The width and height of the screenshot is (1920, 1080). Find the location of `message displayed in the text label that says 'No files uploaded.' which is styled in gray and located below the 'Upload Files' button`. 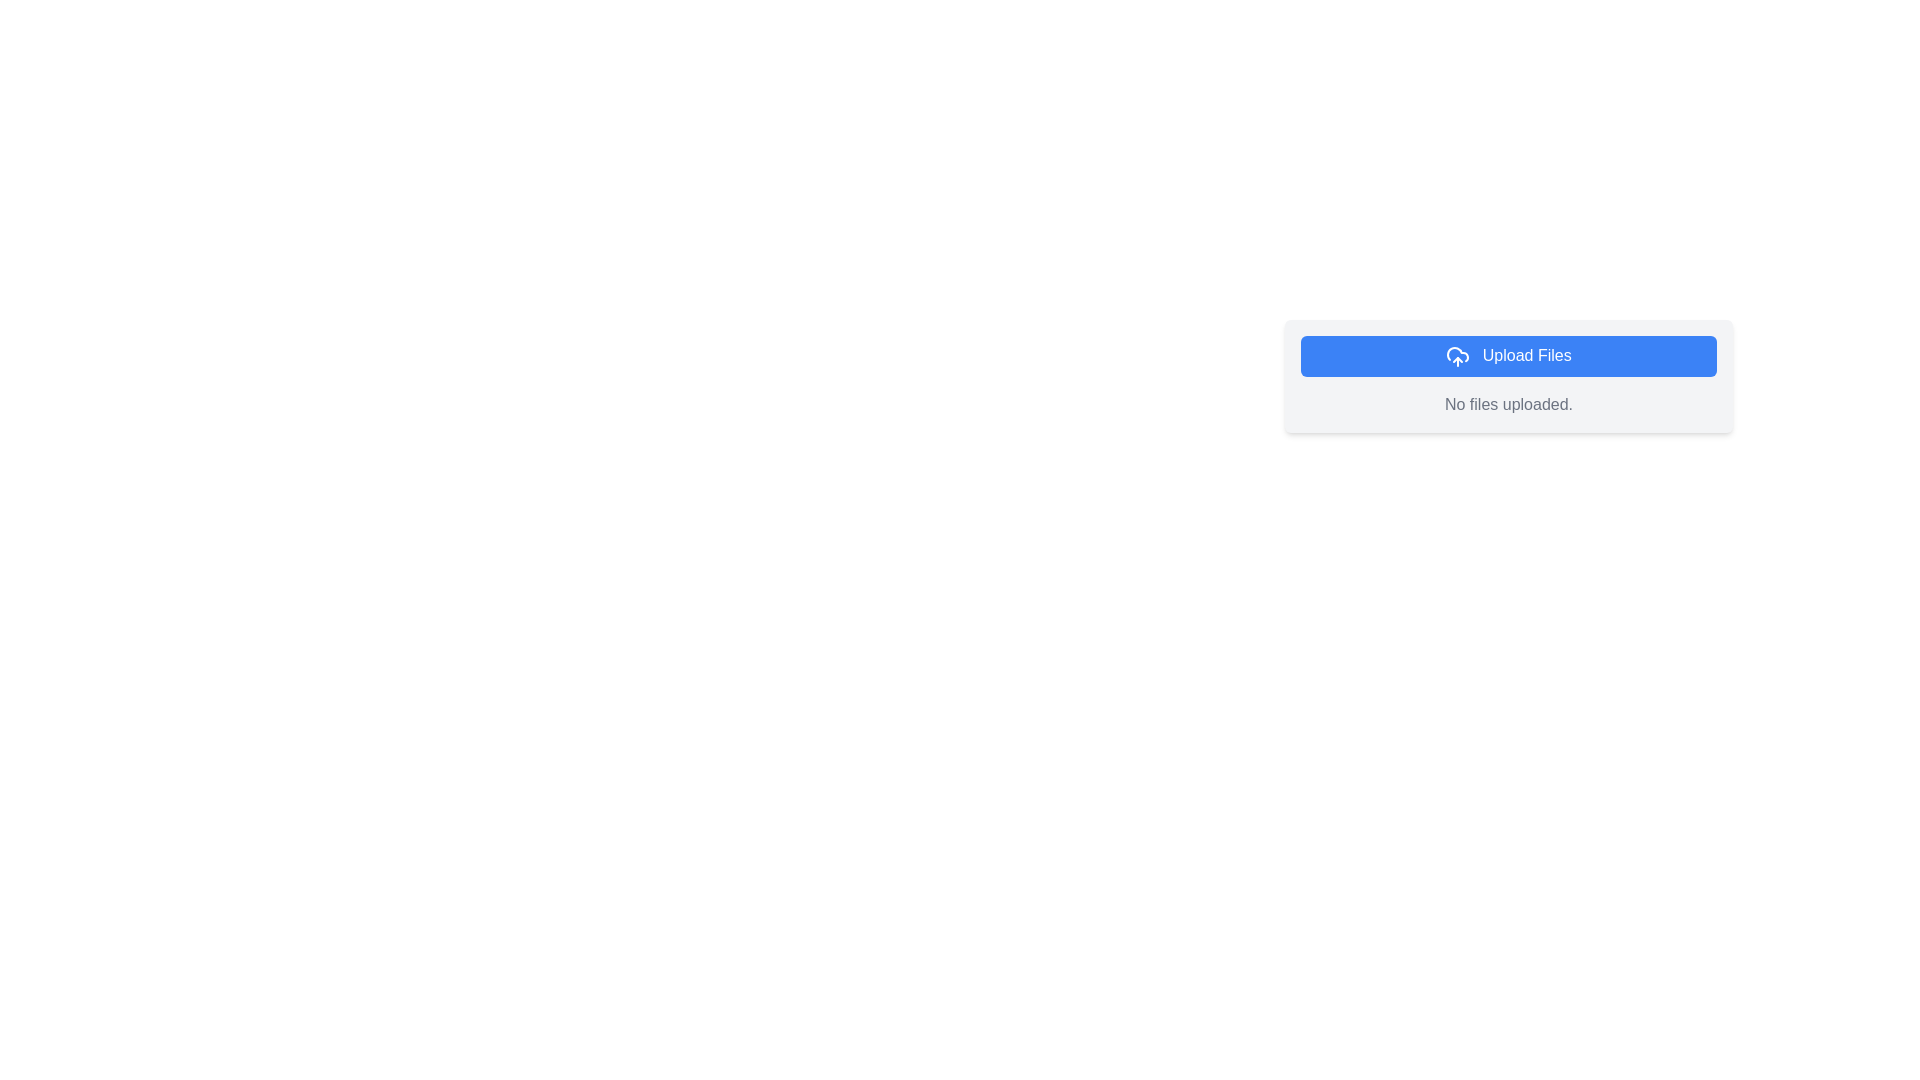

message displayed in the text label that says 'No files uploaded.' which is styled in gray and located below the 'Upload Files' button is located at coordinates (1508, 404).